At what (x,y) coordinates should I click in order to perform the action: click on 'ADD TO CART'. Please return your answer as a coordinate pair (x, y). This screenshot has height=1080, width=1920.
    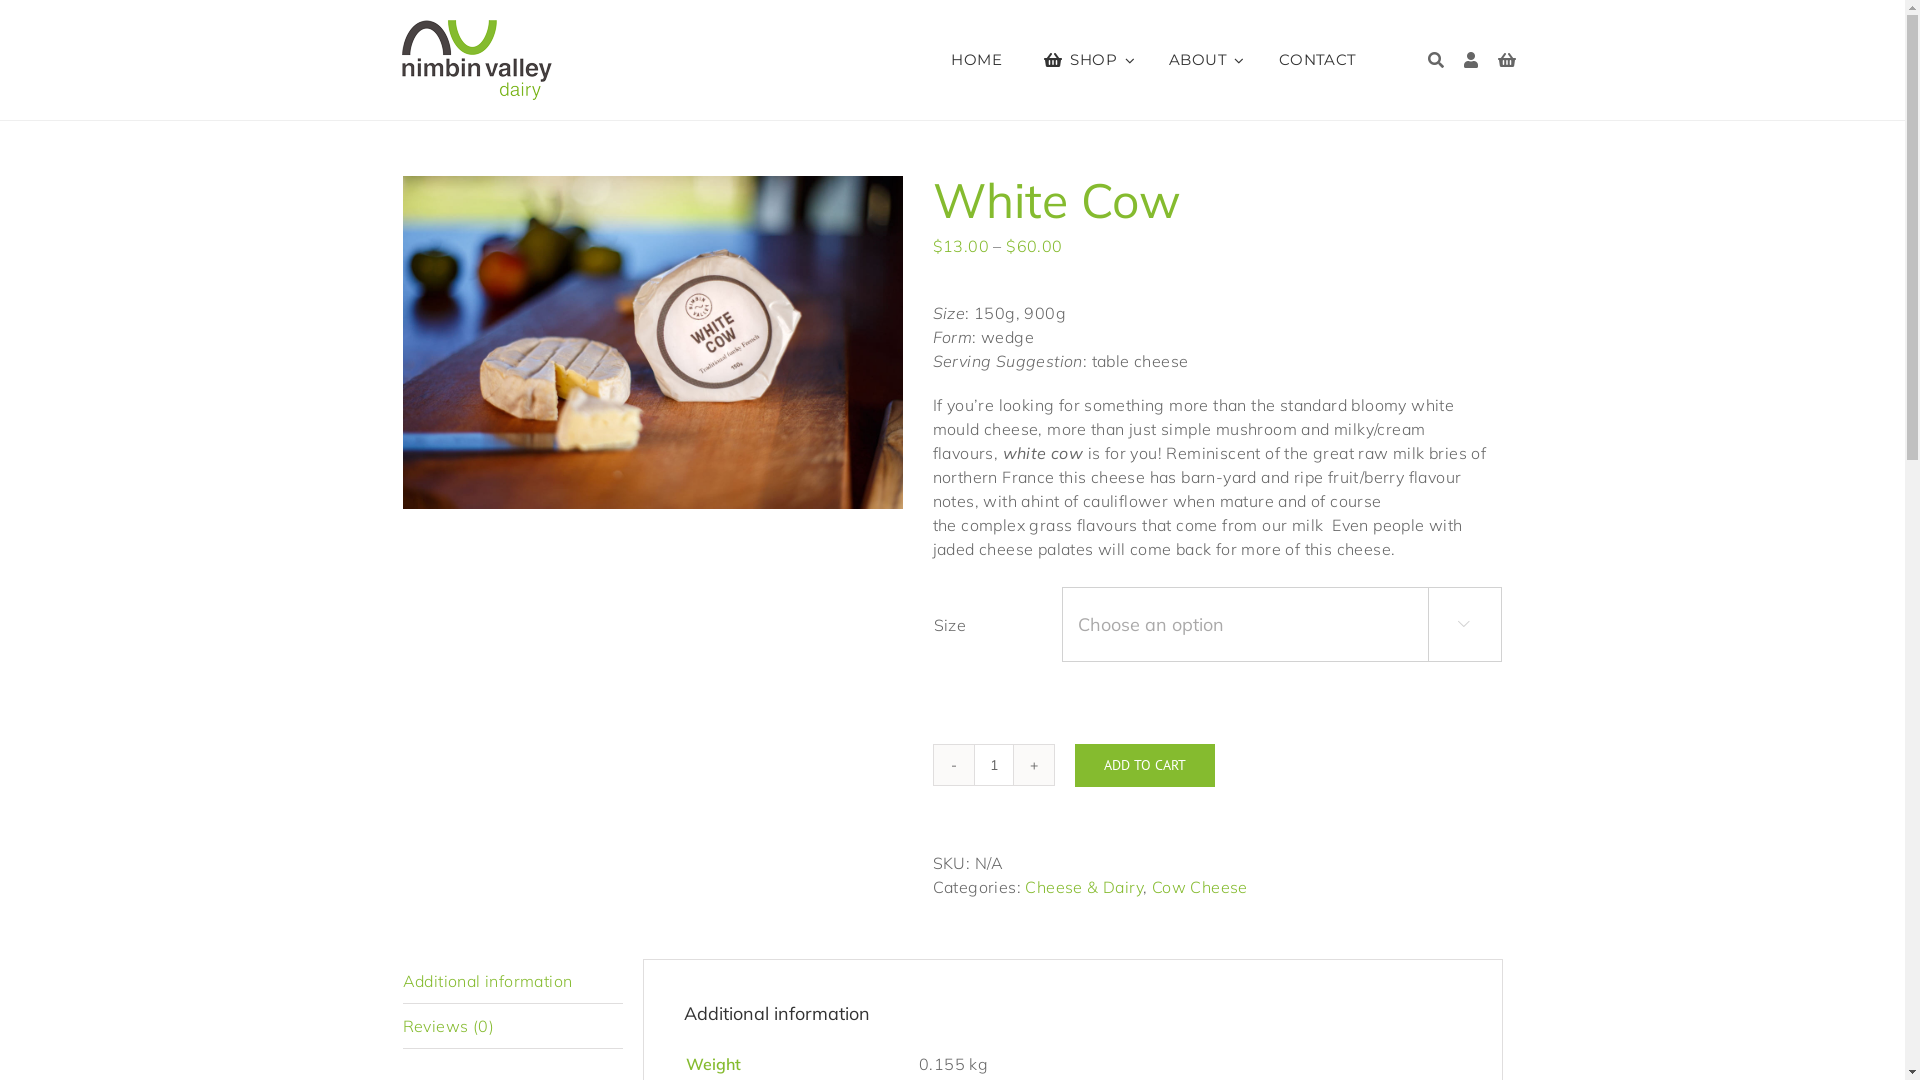
    Looking at the image, I should click on (1143, 765).